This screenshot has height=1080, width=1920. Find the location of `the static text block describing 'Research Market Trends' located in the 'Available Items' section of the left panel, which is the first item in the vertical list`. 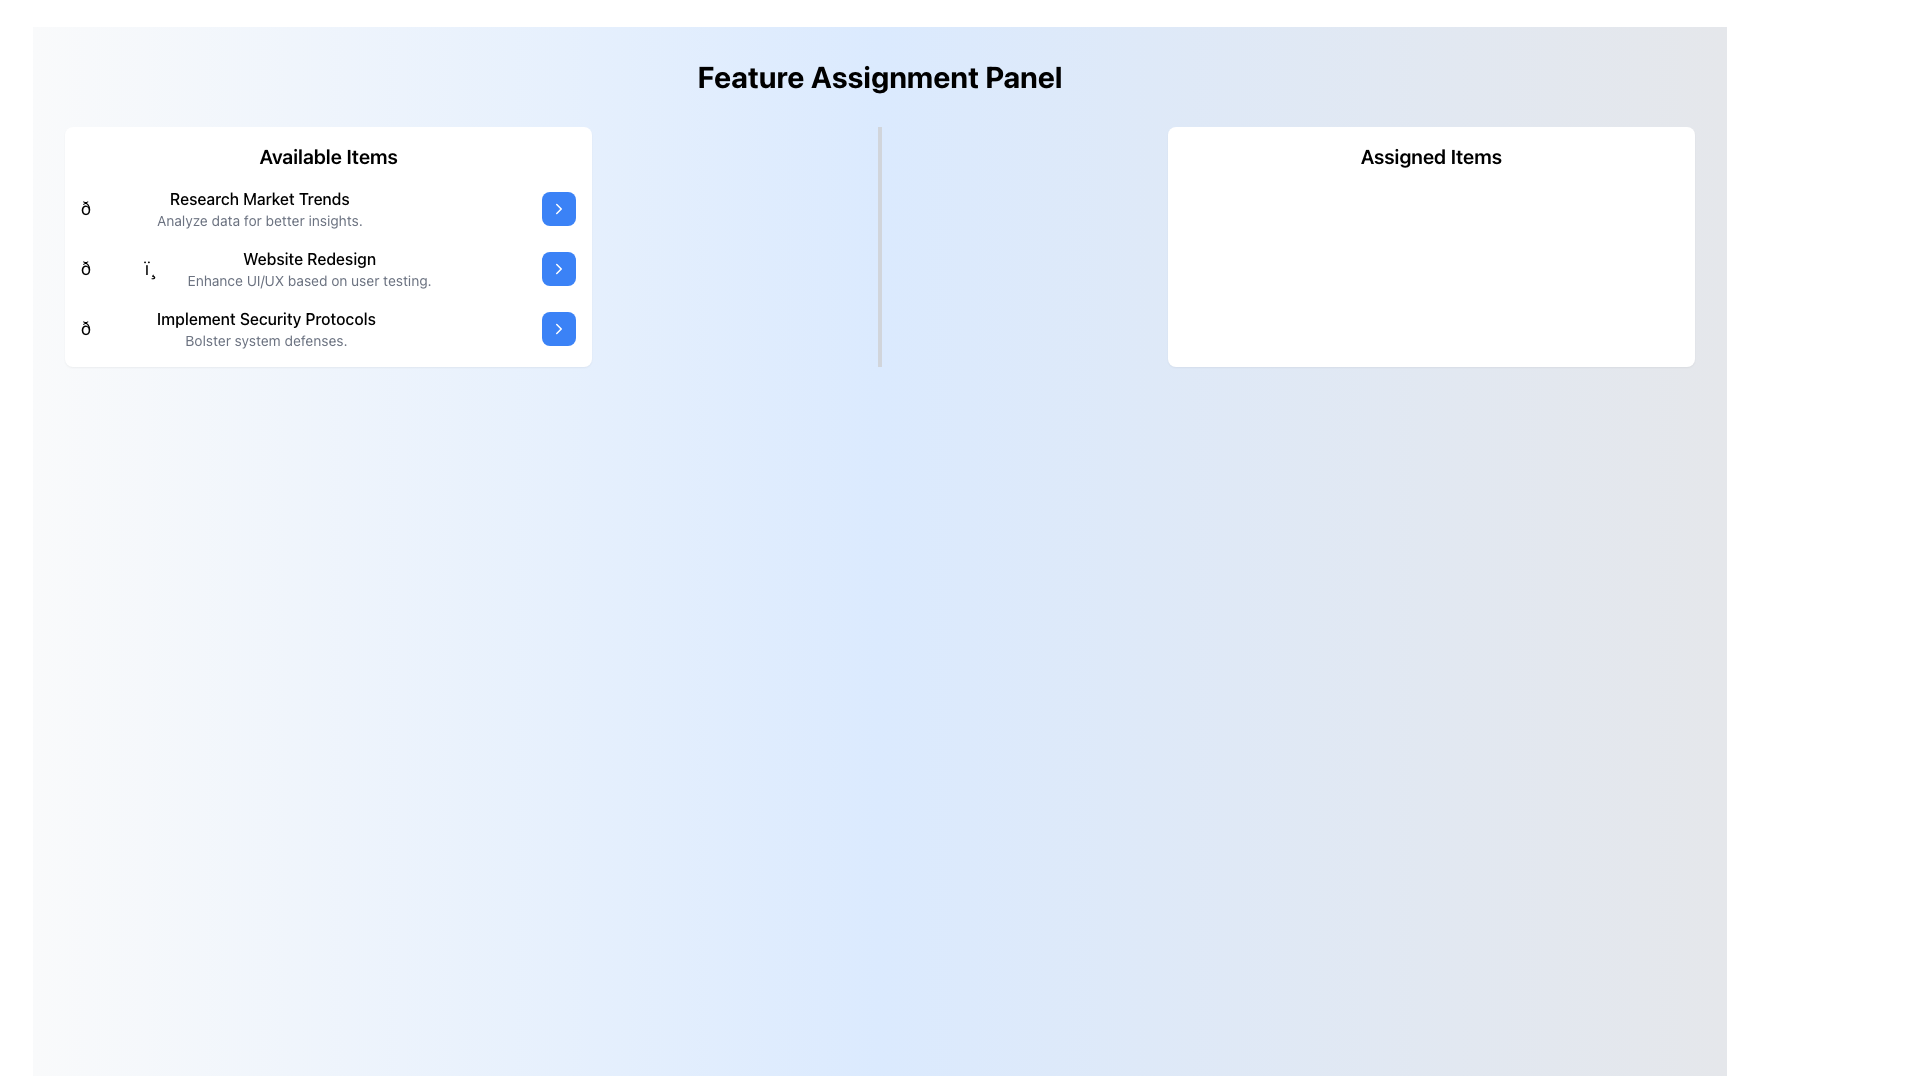

the static text block describing 'Research Market Trends' located in the 'Available Items' section of the left panel, which is the first item in the vertical list is located at coordinates (258, 208).